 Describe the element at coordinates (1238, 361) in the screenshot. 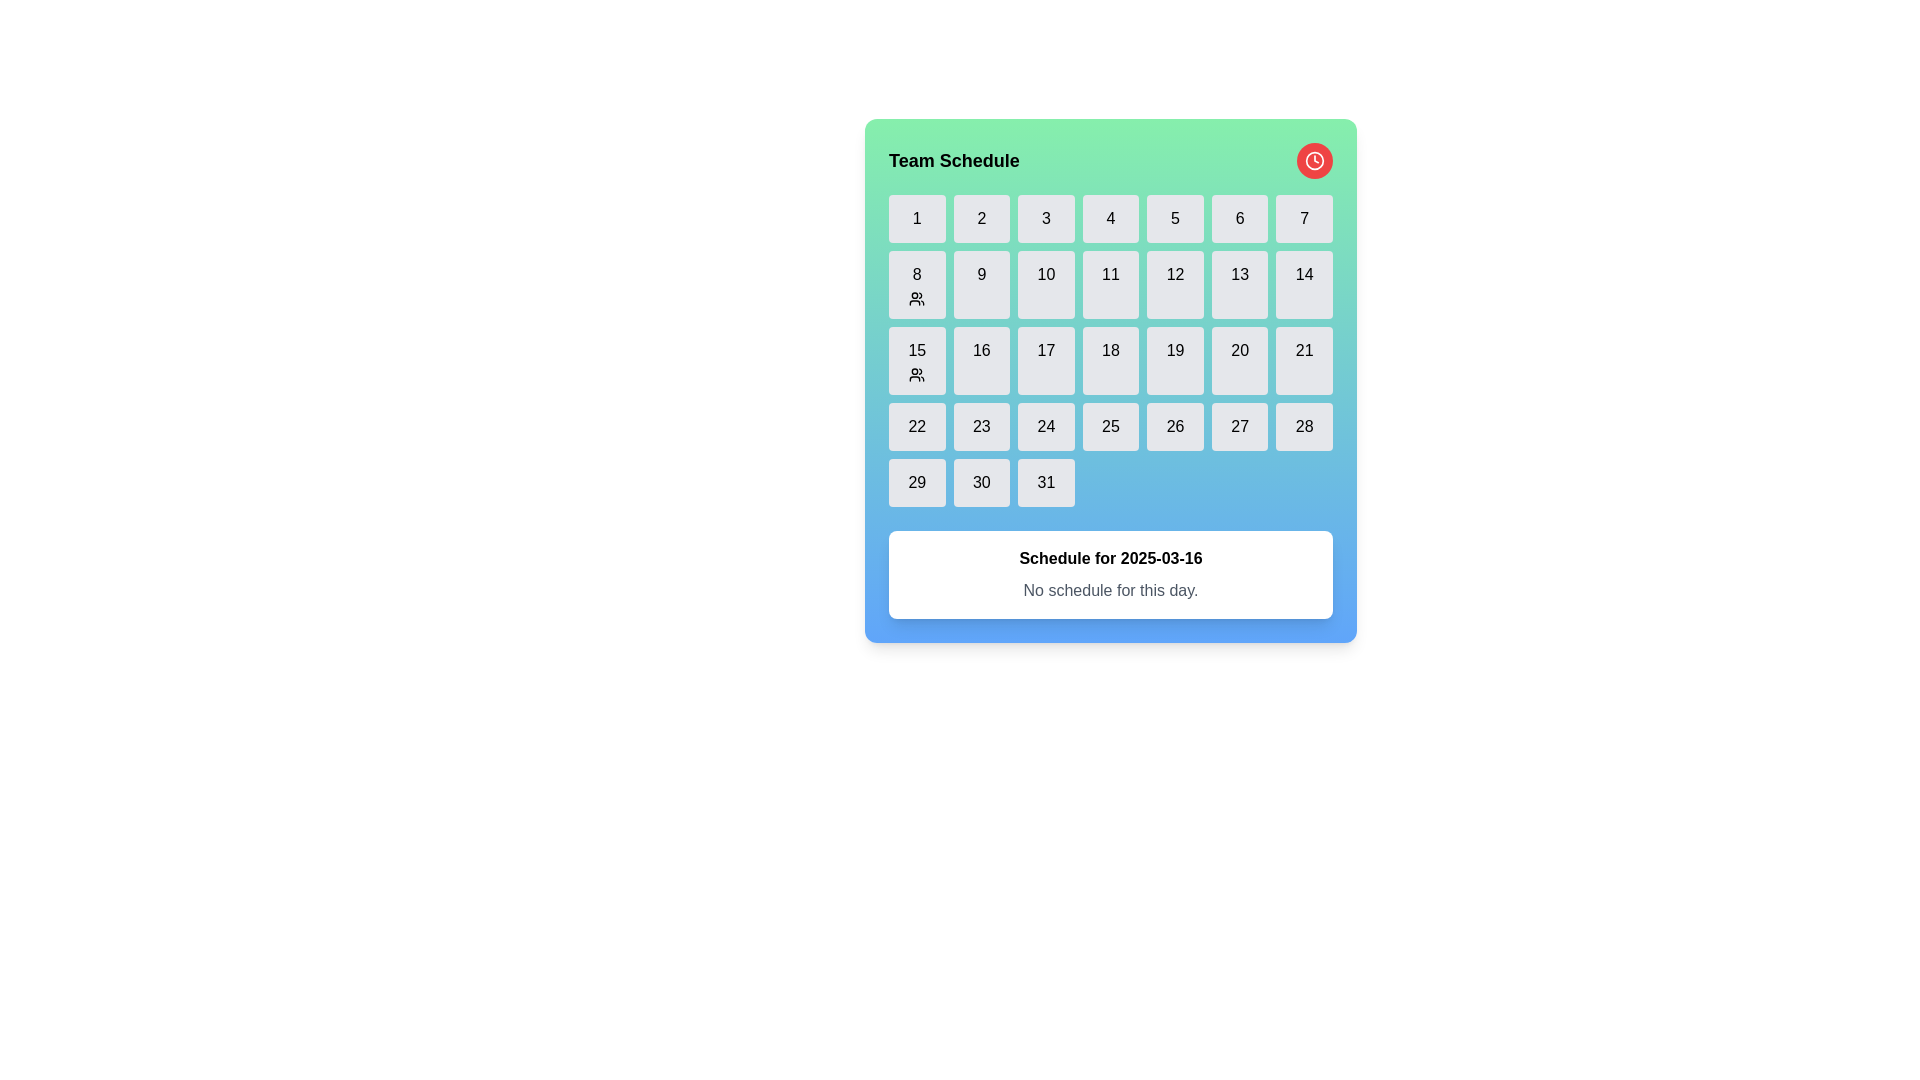

I see `the calendar day representation element displaying the date '20'` at that location.